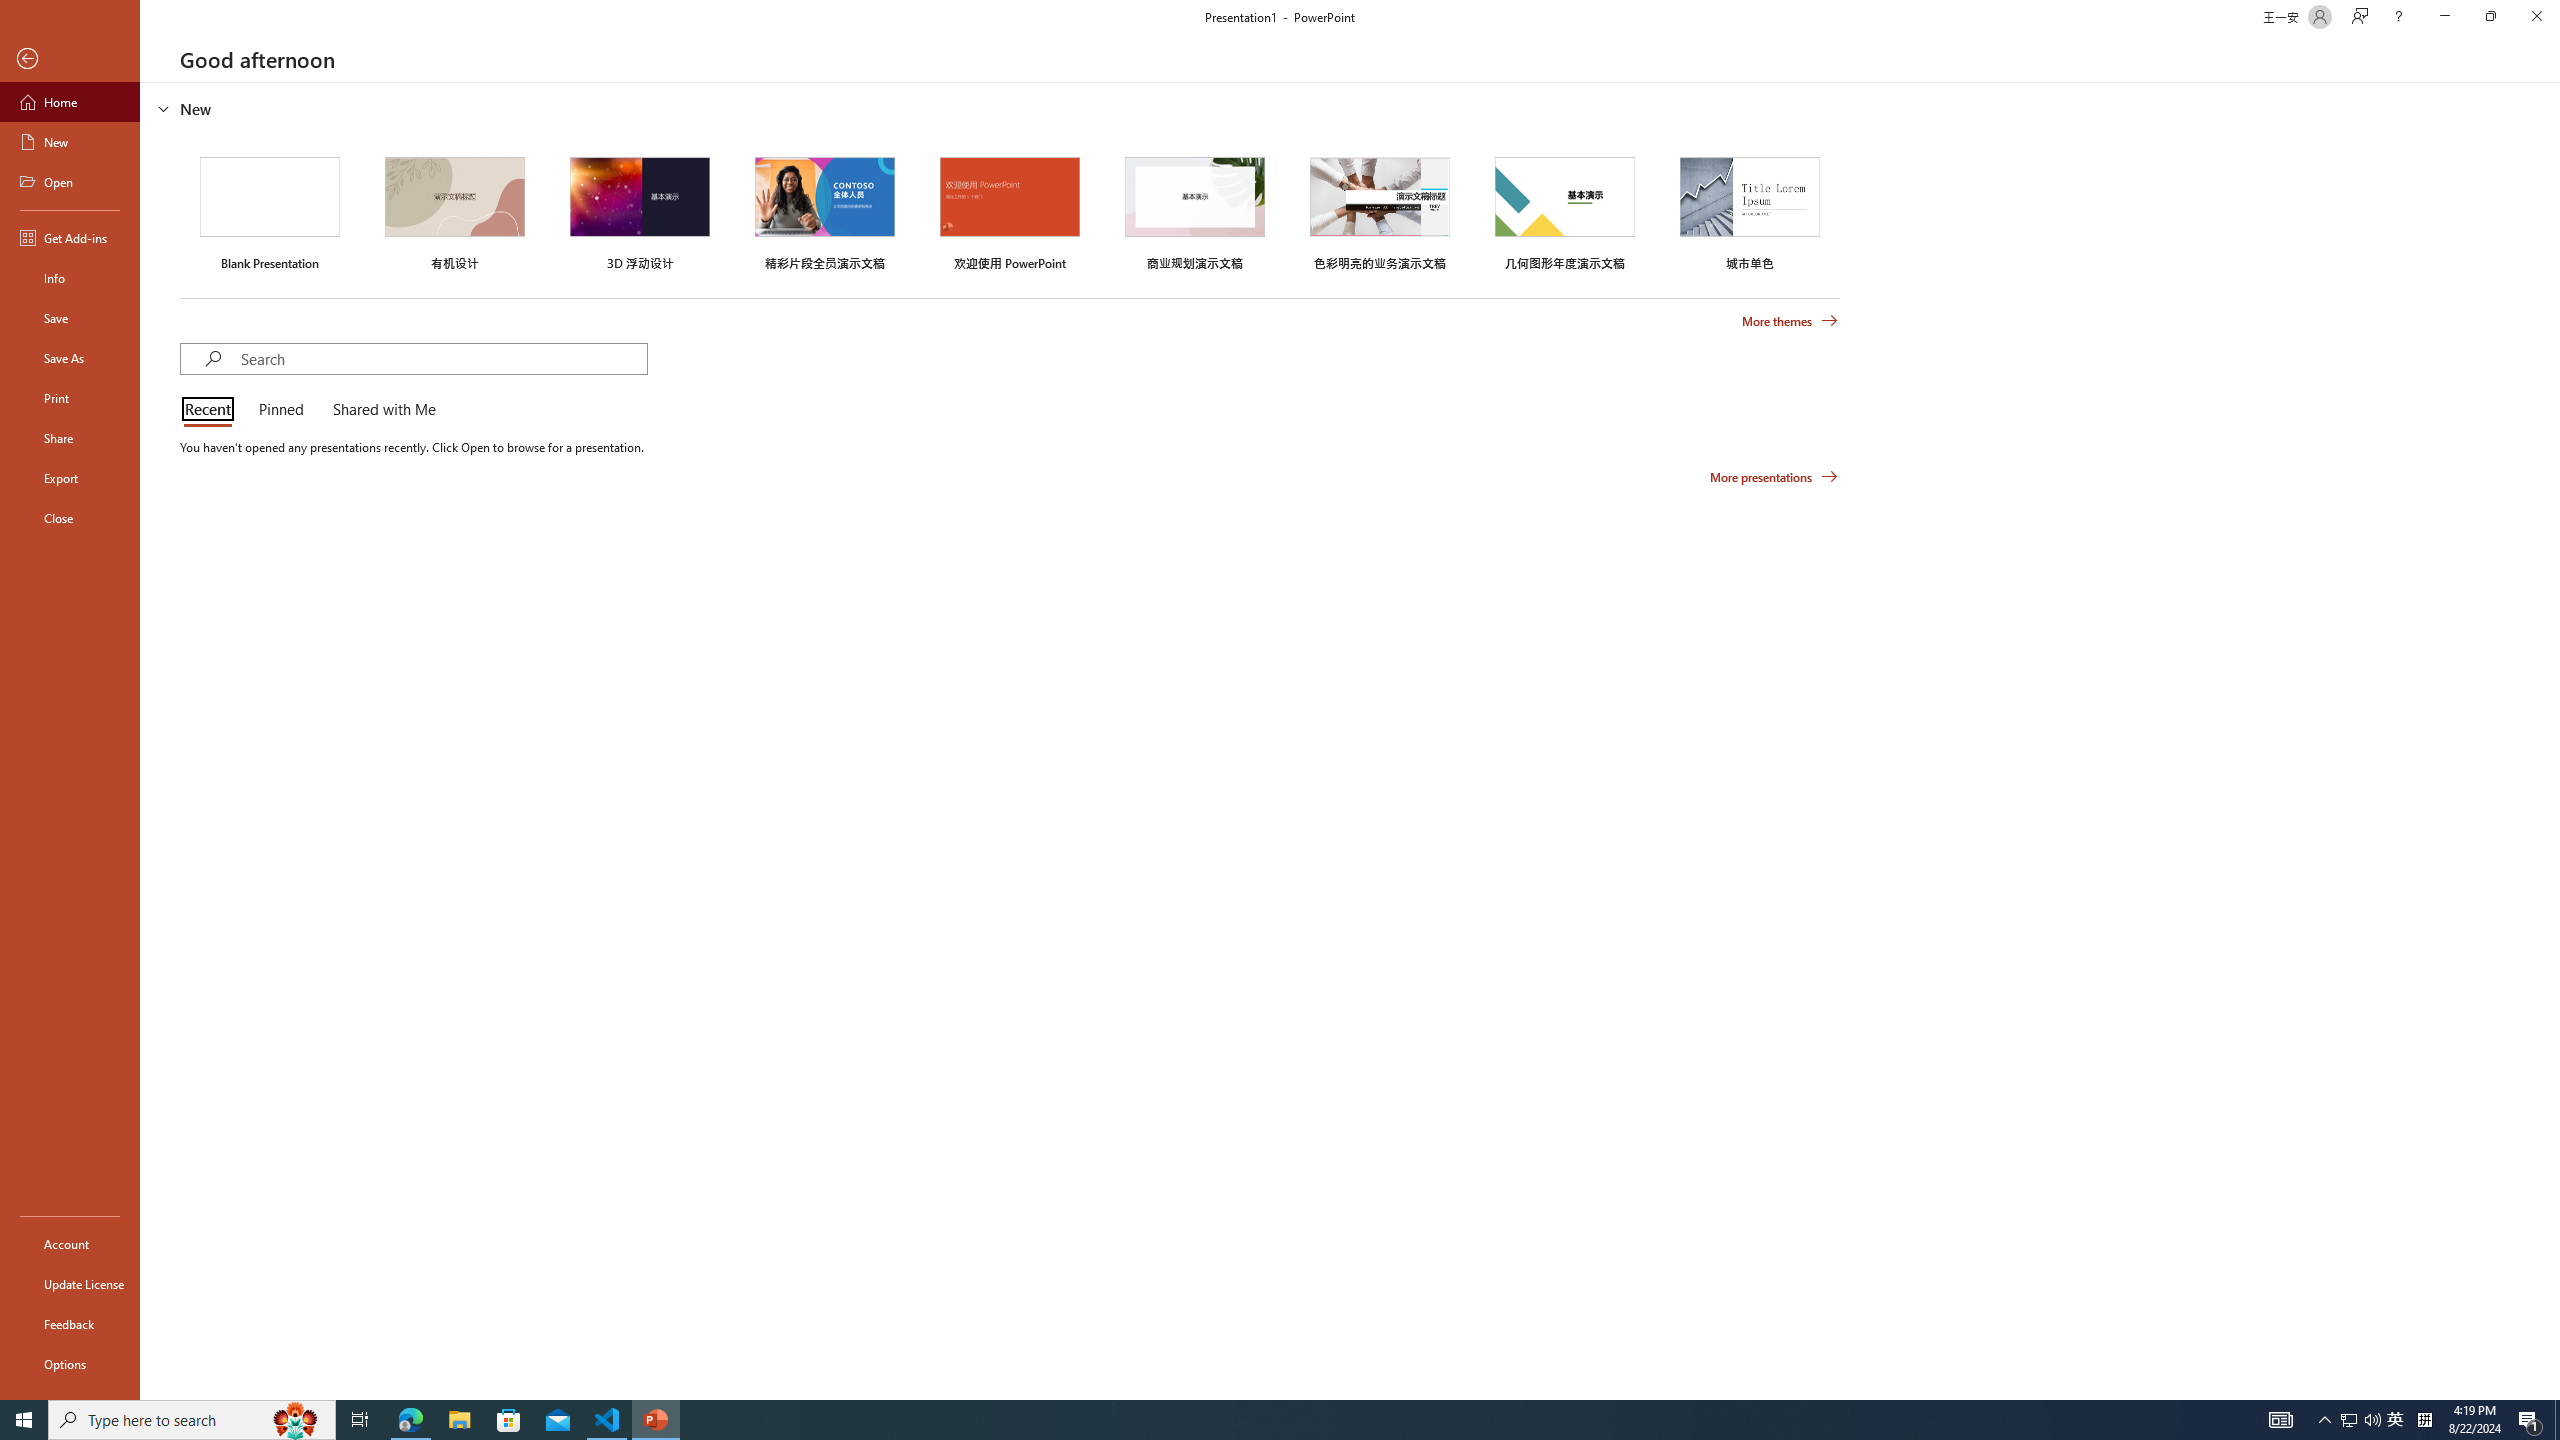 Image resolution: width=2560 pixels, height=1440 pixels. What do you see at coordinates (69, 397) in the screenshot?
I see `'Print'` at bounding box center [69, 397].